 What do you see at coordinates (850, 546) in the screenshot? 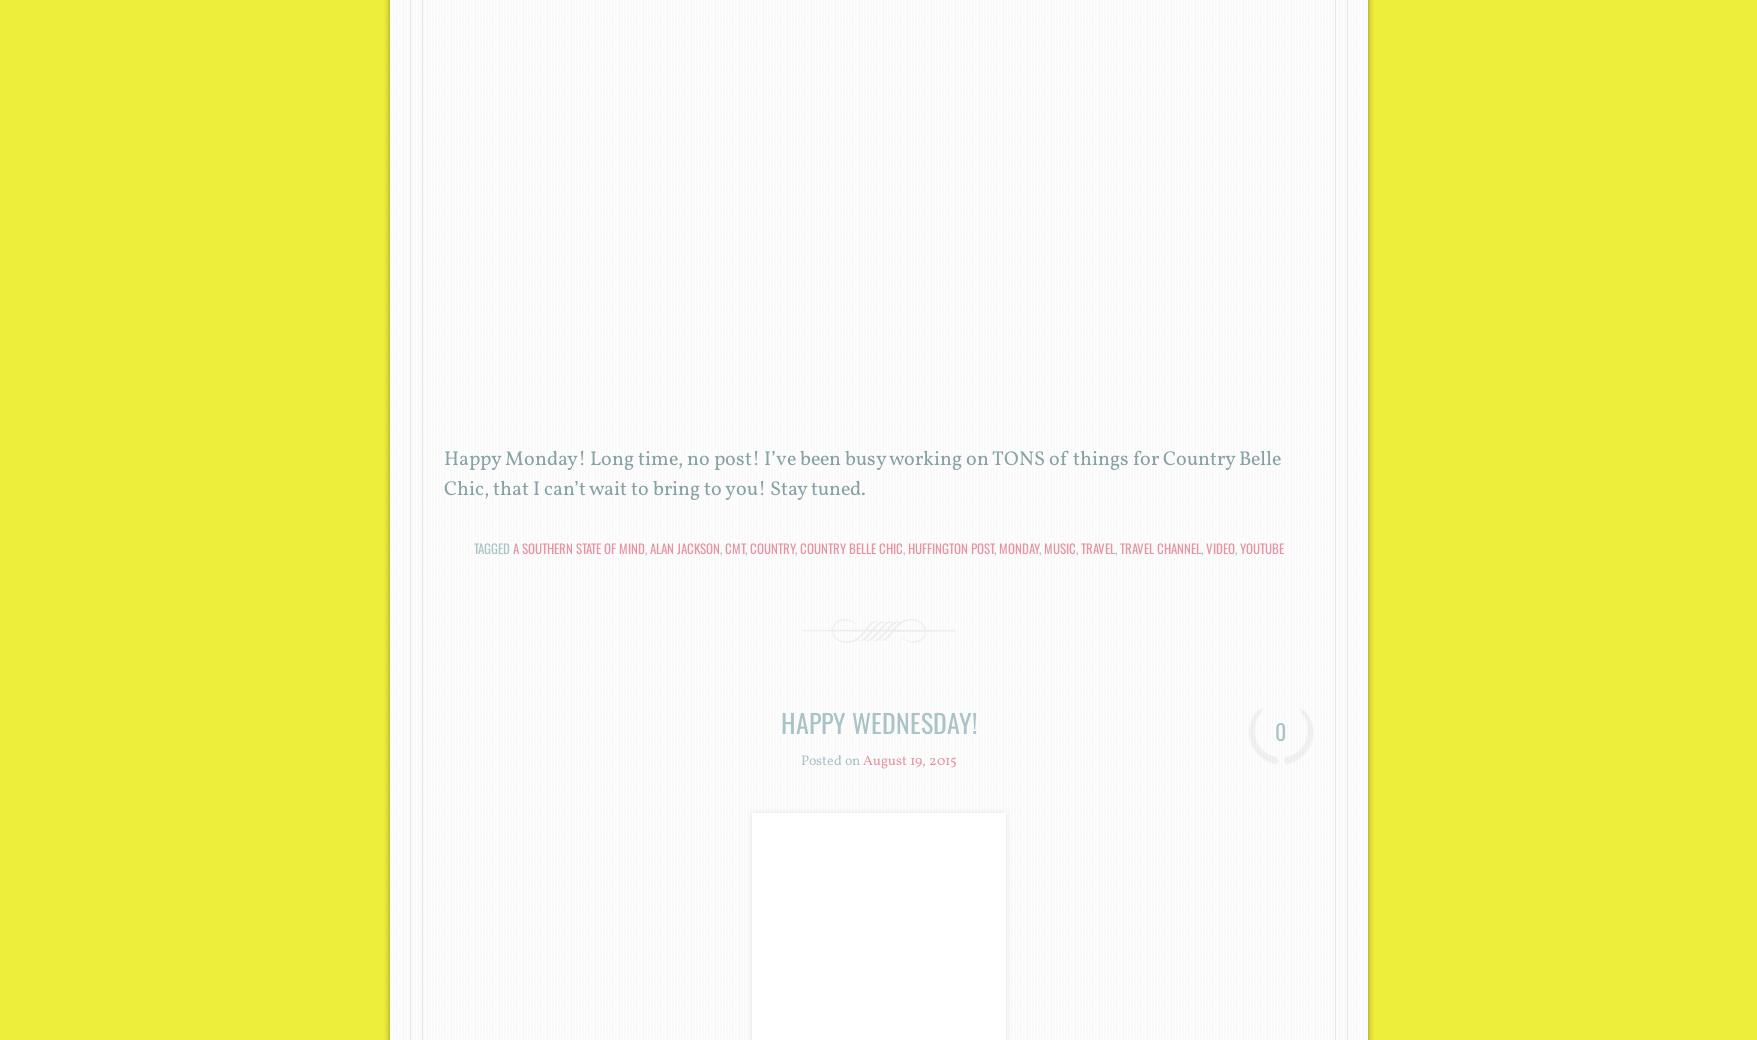
I see `'country belle chic'` at bounding box center [850, 546].